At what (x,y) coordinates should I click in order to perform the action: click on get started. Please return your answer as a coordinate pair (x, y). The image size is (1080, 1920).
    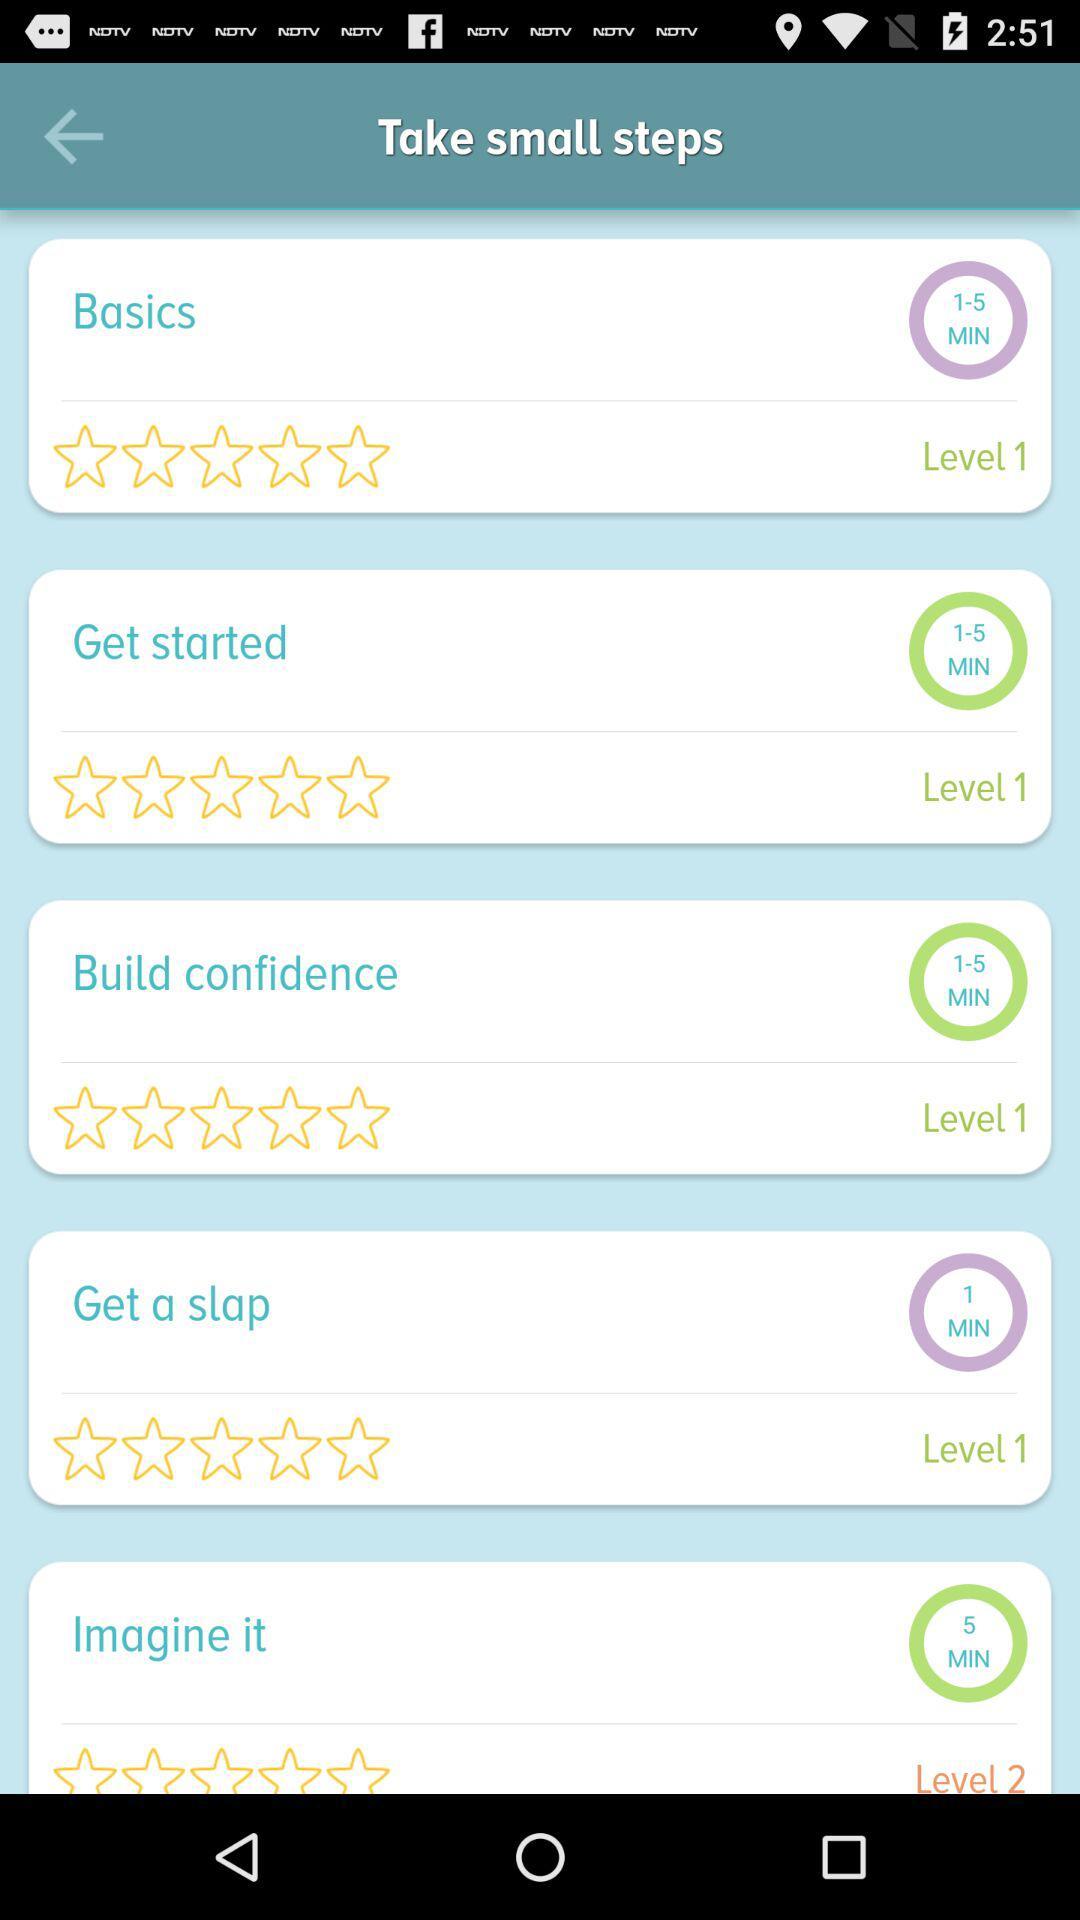
    Looking at the image, I should click on (479, 641).